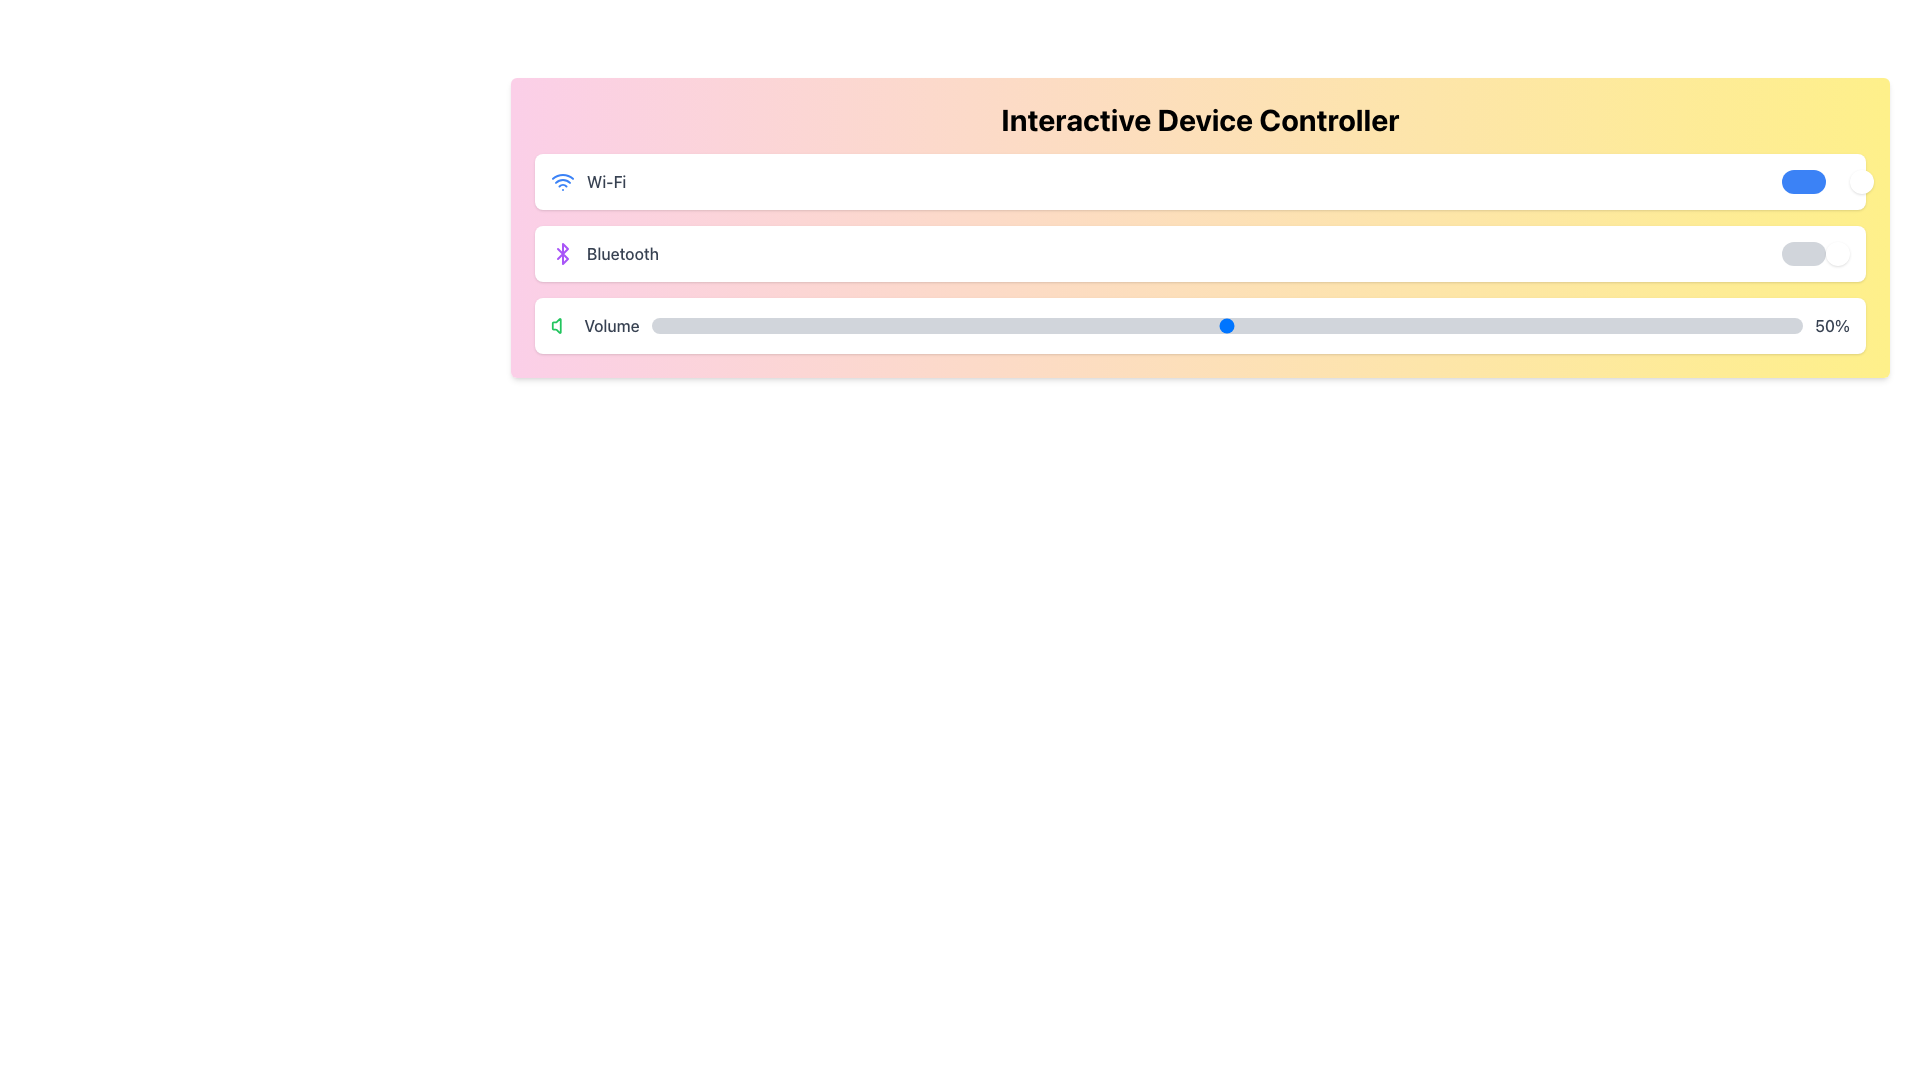 The width and height of the screenshot is (1920, 1080). I want to click on the Bluetooth icon, which is located in the second row of a vertical list, immediately to the left of the label 'Bluetooth', so click(561, 253).